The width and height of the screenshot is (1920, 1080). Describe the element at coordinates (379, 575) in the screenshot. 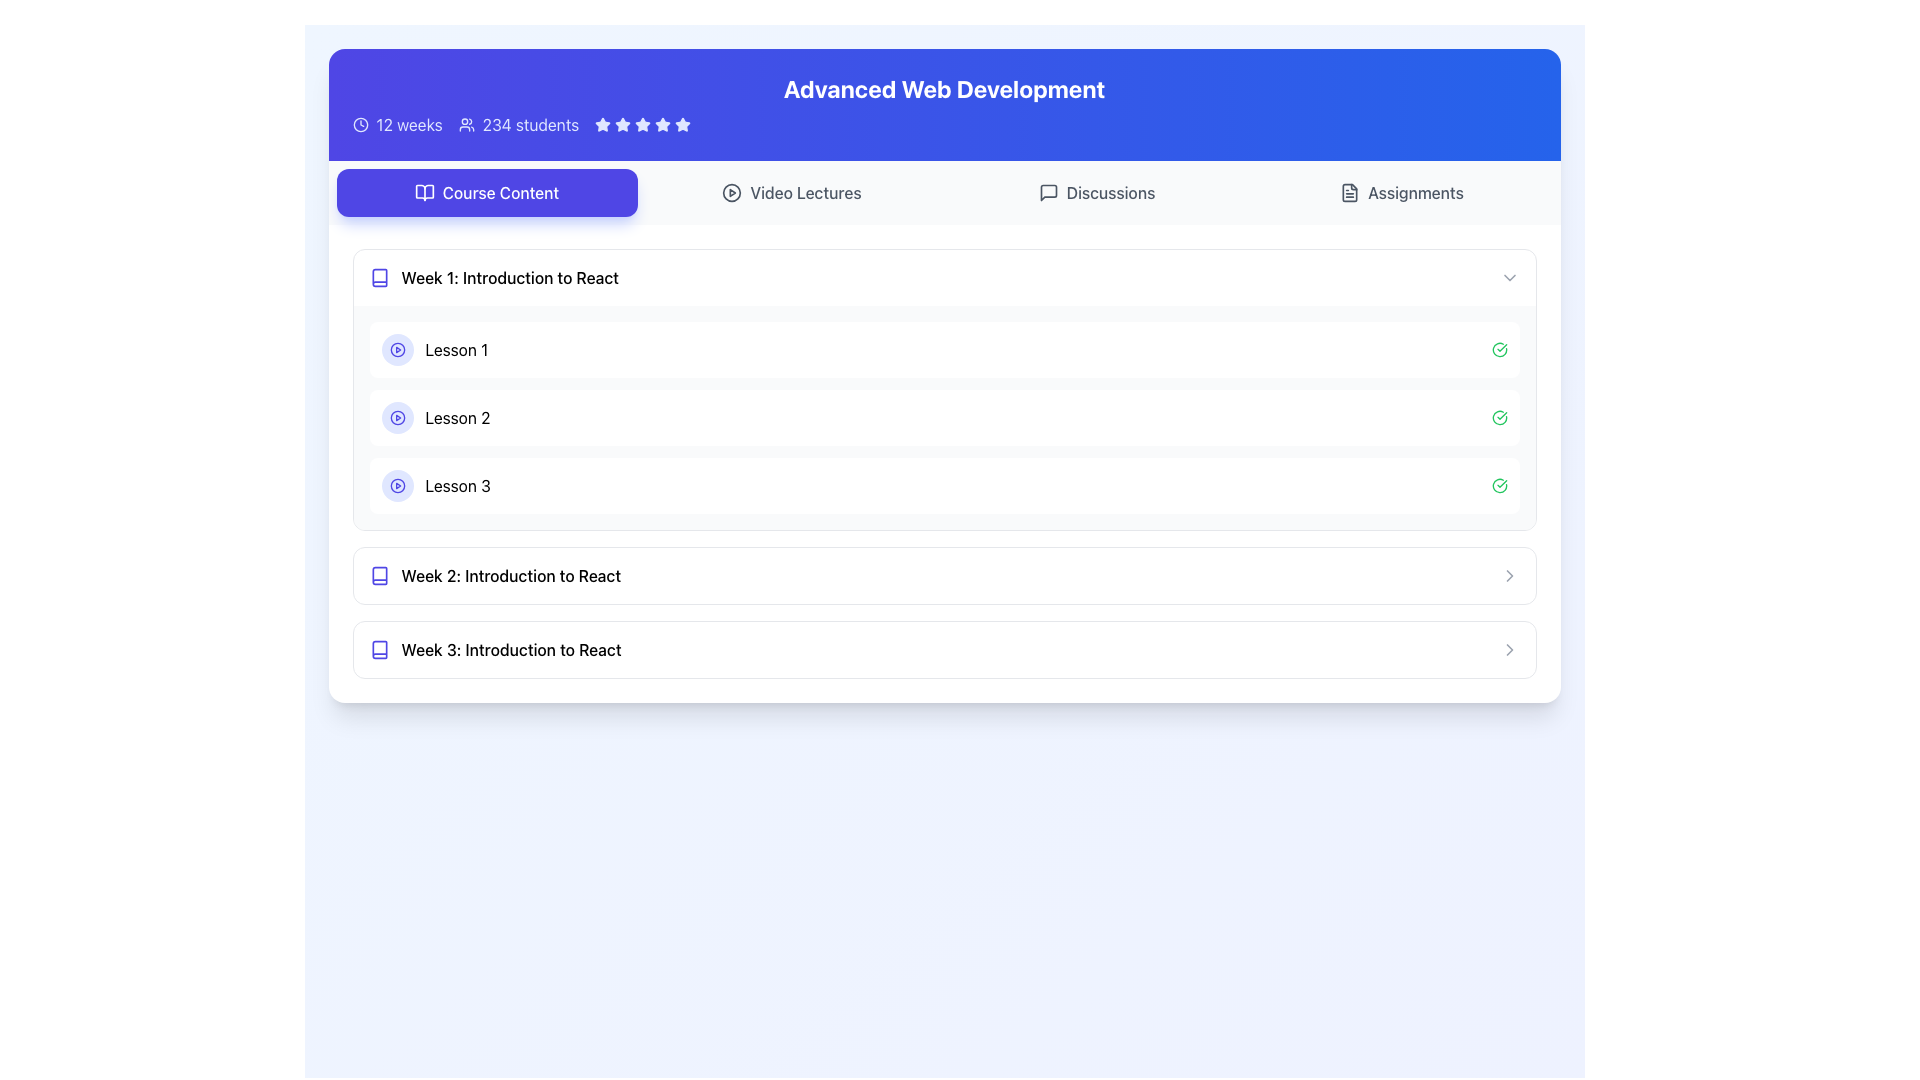

I see `the Book icon located in the left margin of the list item under 'Week 2: Introduction to React' in the 'Course Content' section` at that location.